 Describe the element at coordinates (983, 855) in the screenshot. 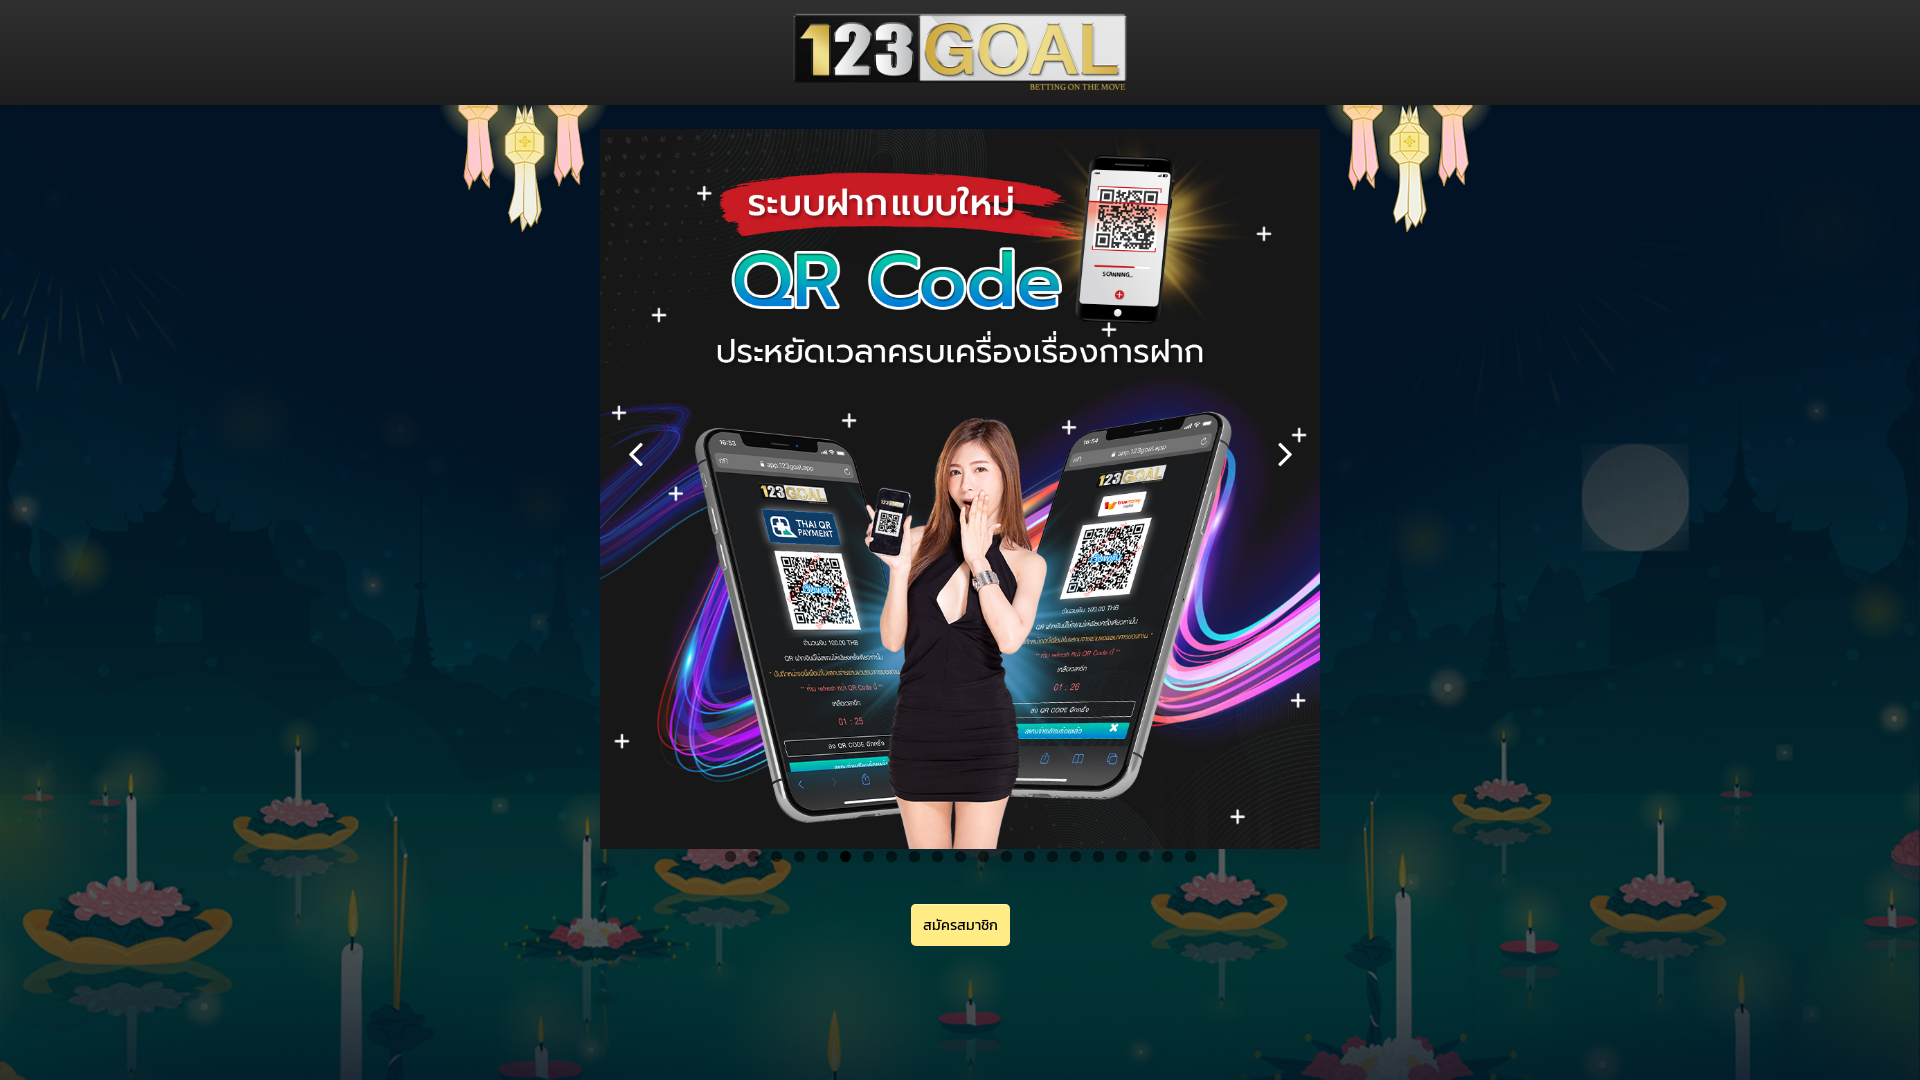

I see `'12'` at that location.